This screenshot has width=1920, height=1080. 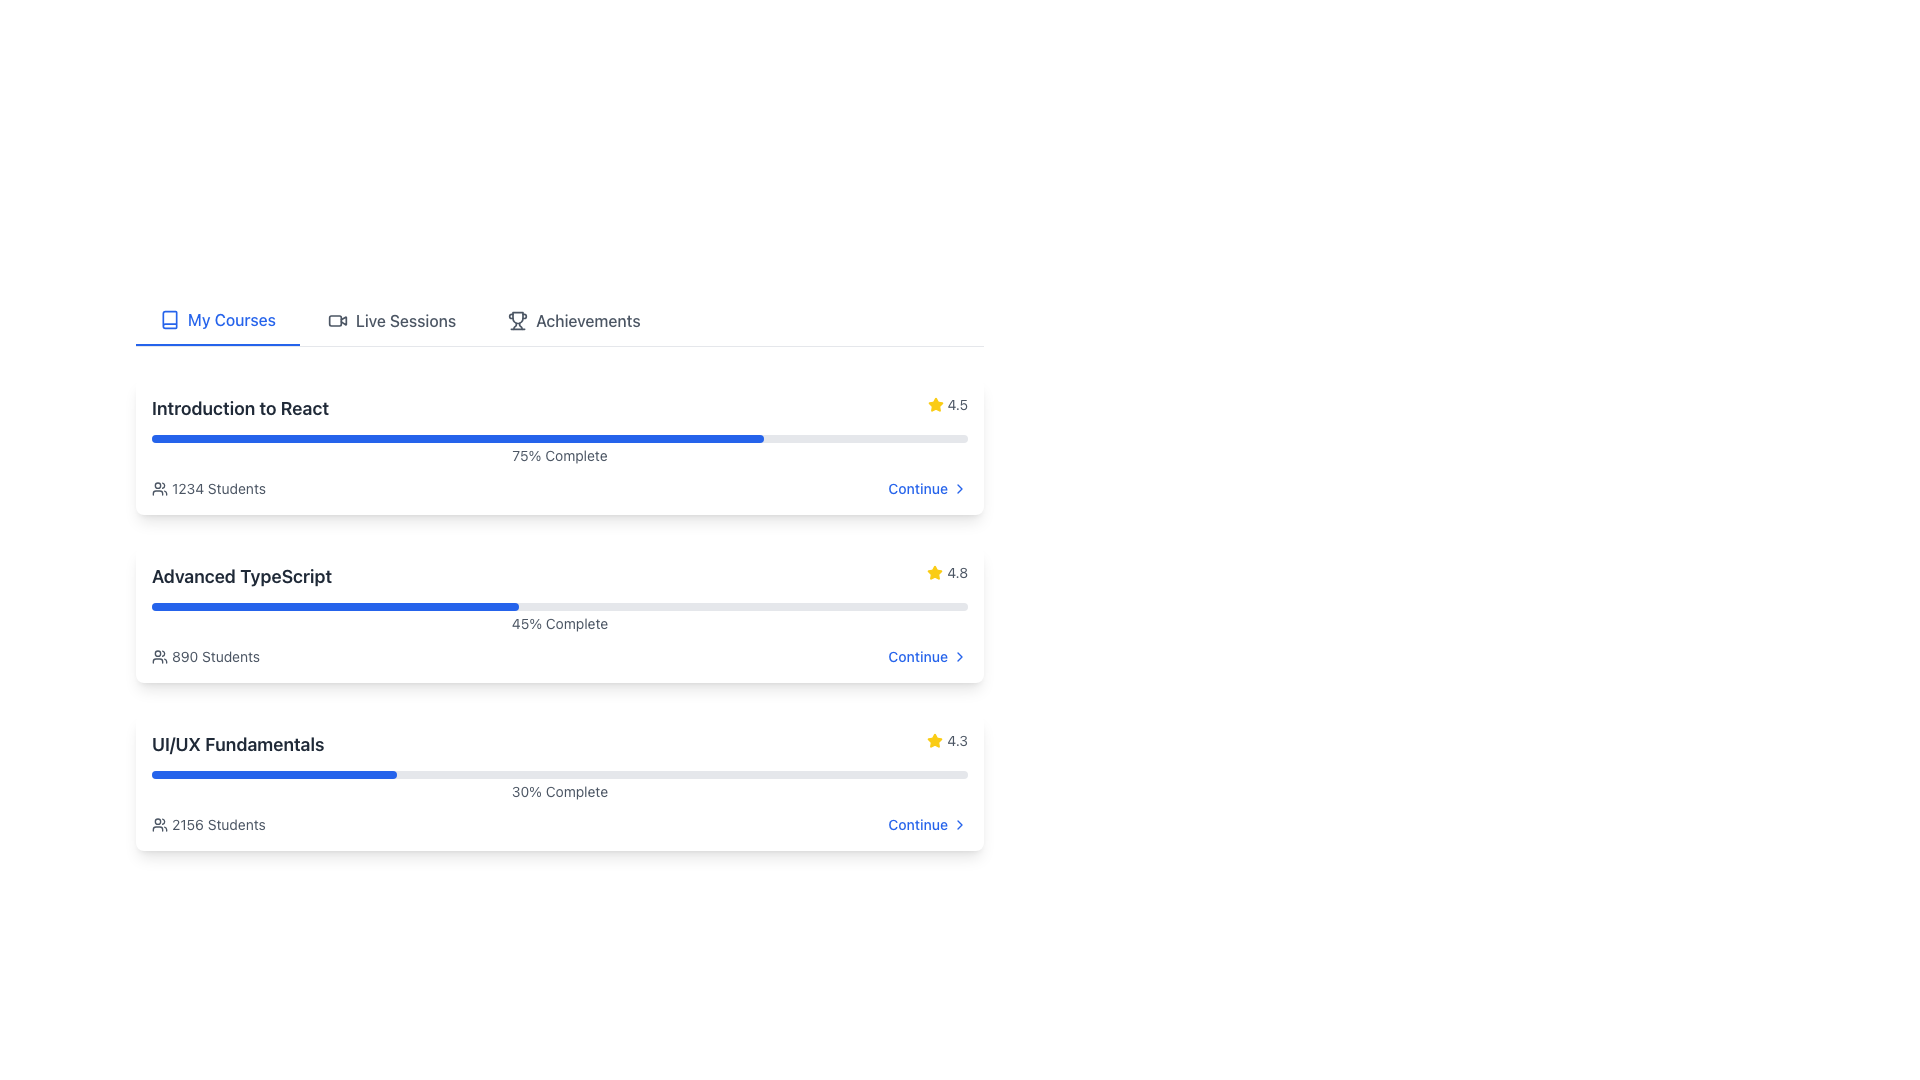 What do you see at coordinates (946, 573) in the screenshot?
I see `rating value displayed as '4.8' next to the yellow star icon in the lower right corner of the 'Advanced TypeScript' card` at bounding box center [946, 573].